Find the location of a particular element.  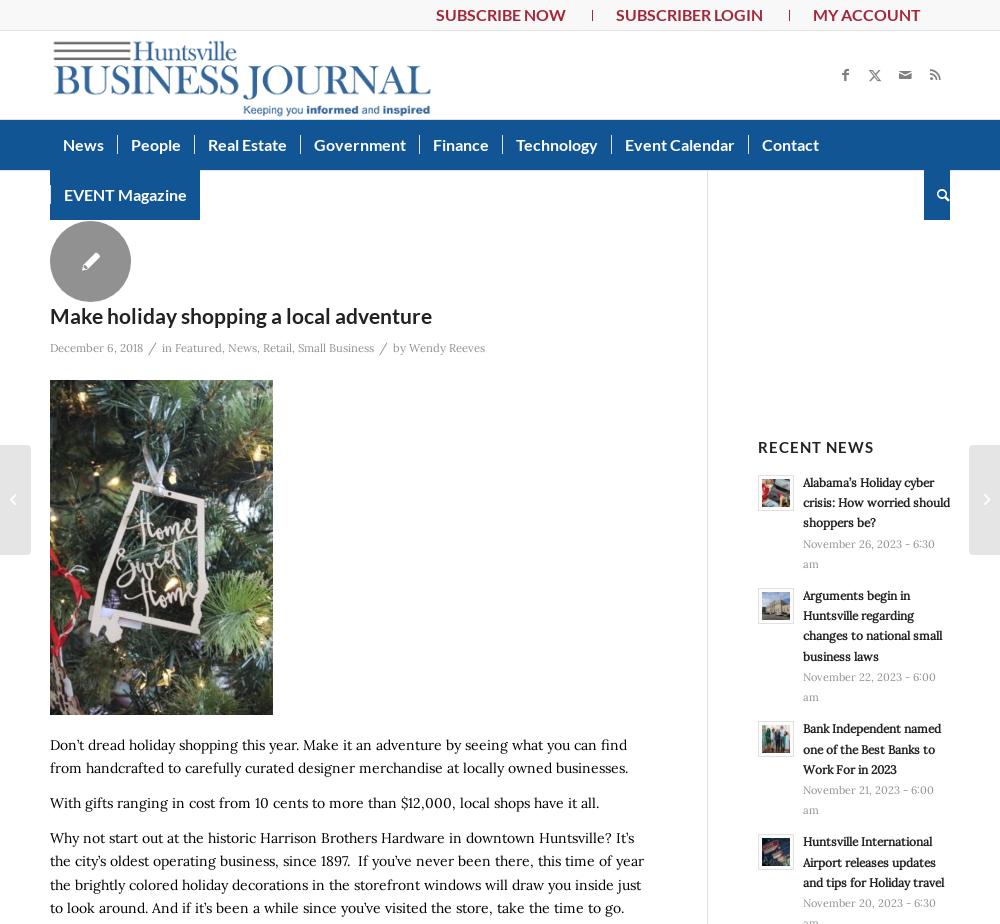

'My Account' is located at coordinates (865, 14).